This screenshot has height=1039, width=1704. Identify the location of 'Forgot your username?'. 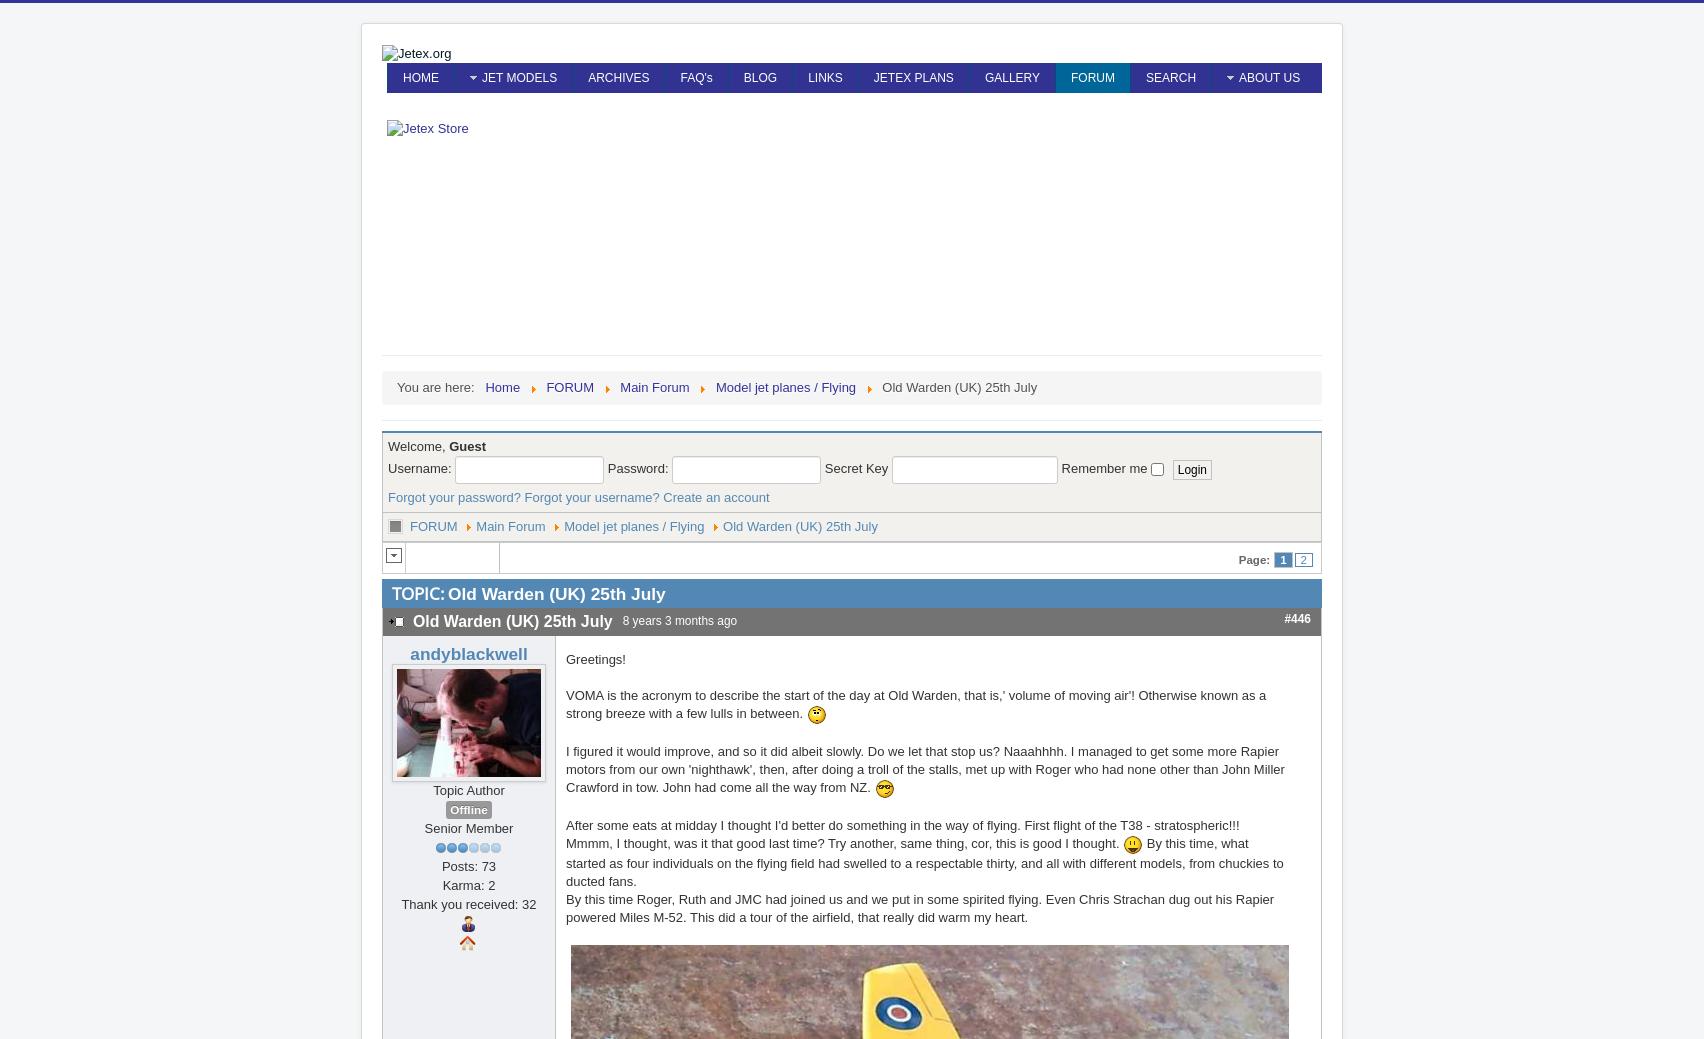
(591, 495).